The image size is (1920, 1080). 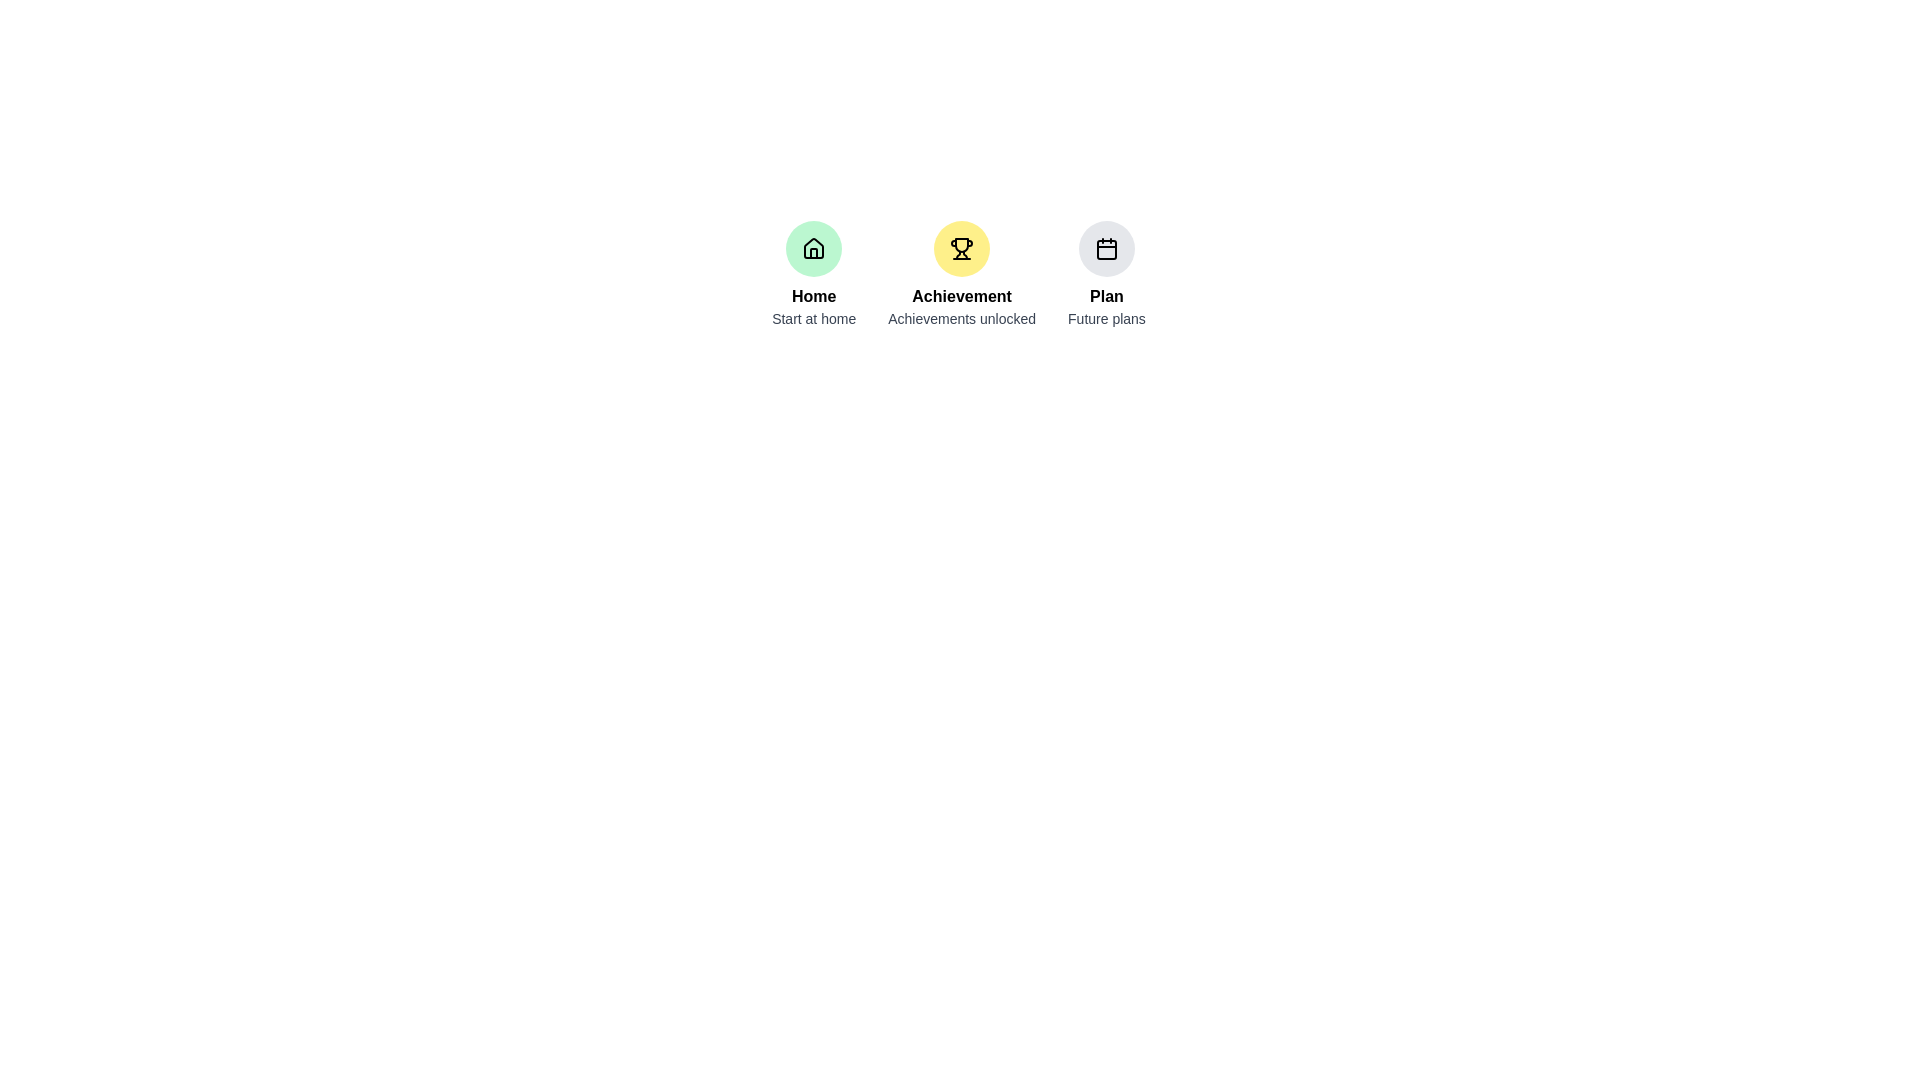 I want to click on the green circular icon with a house icon labeled 'Home', so click(x=814, y=274).